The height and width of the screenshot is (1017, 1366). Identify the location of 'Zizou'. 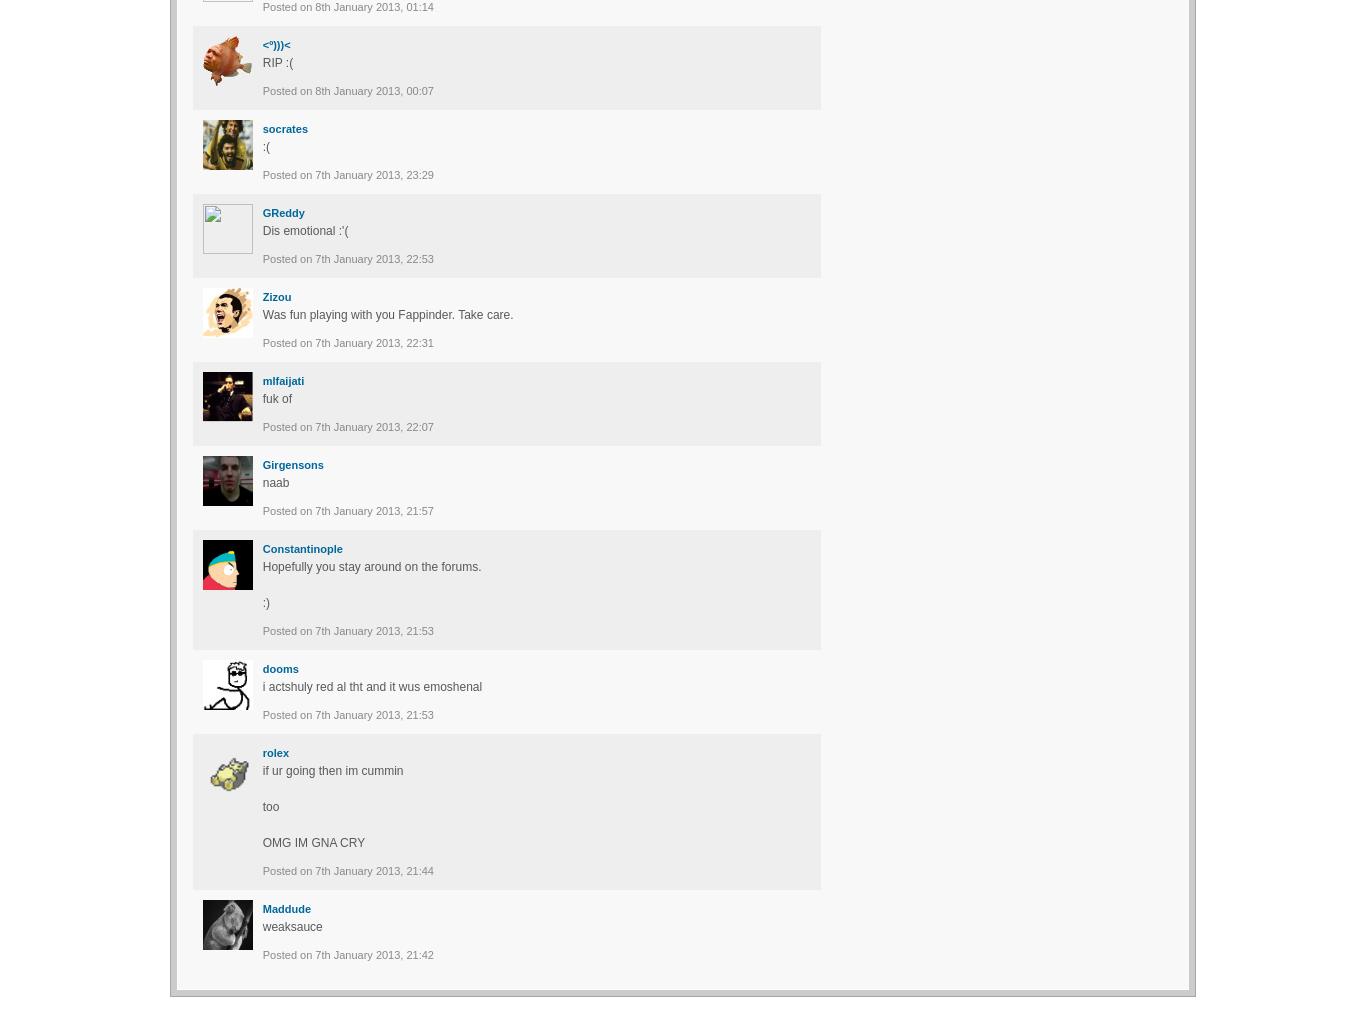
(276, 296).